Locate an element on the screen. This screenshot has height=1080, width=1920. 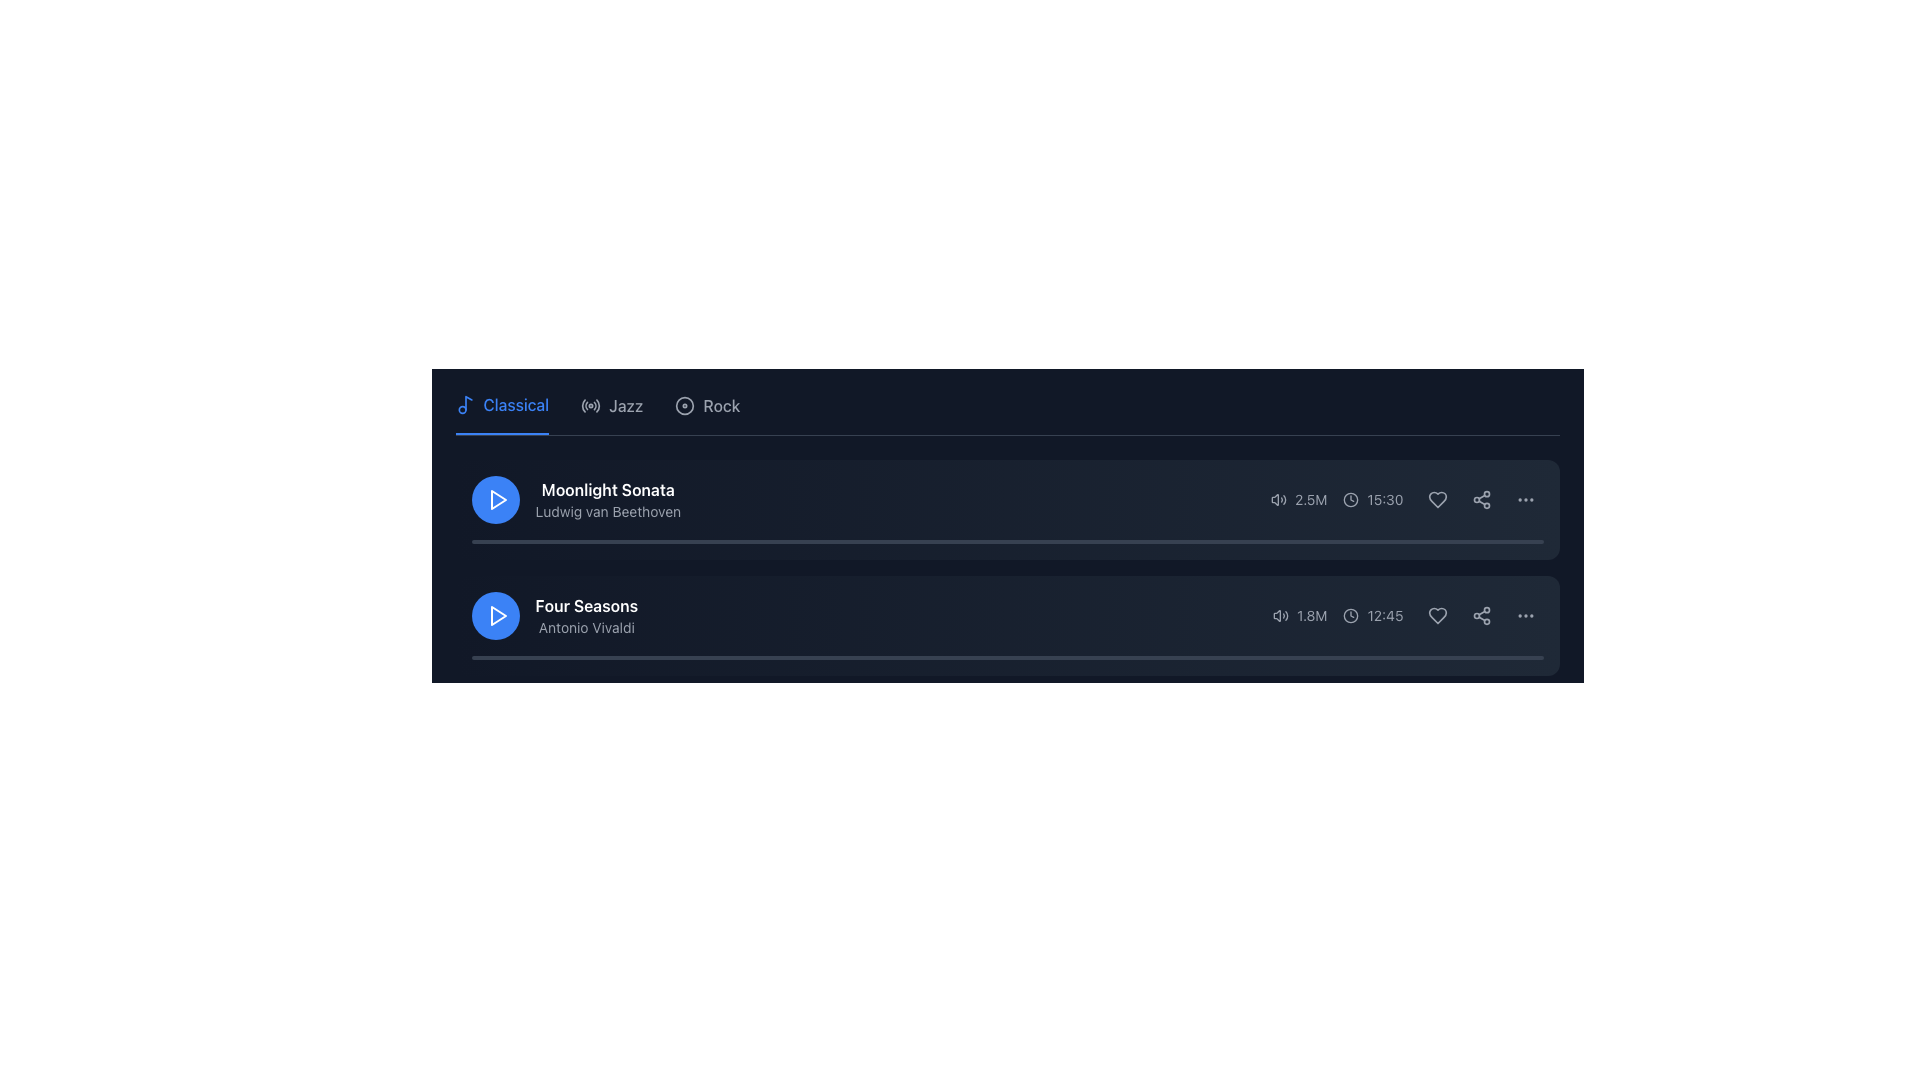
displayed information from the text label showing '1.8M', which is styled in muted gray and is positioned to the right of the audio icon in the bottom audio entry of the 'Four Seasons' item is located at coordinates (1300, 615).